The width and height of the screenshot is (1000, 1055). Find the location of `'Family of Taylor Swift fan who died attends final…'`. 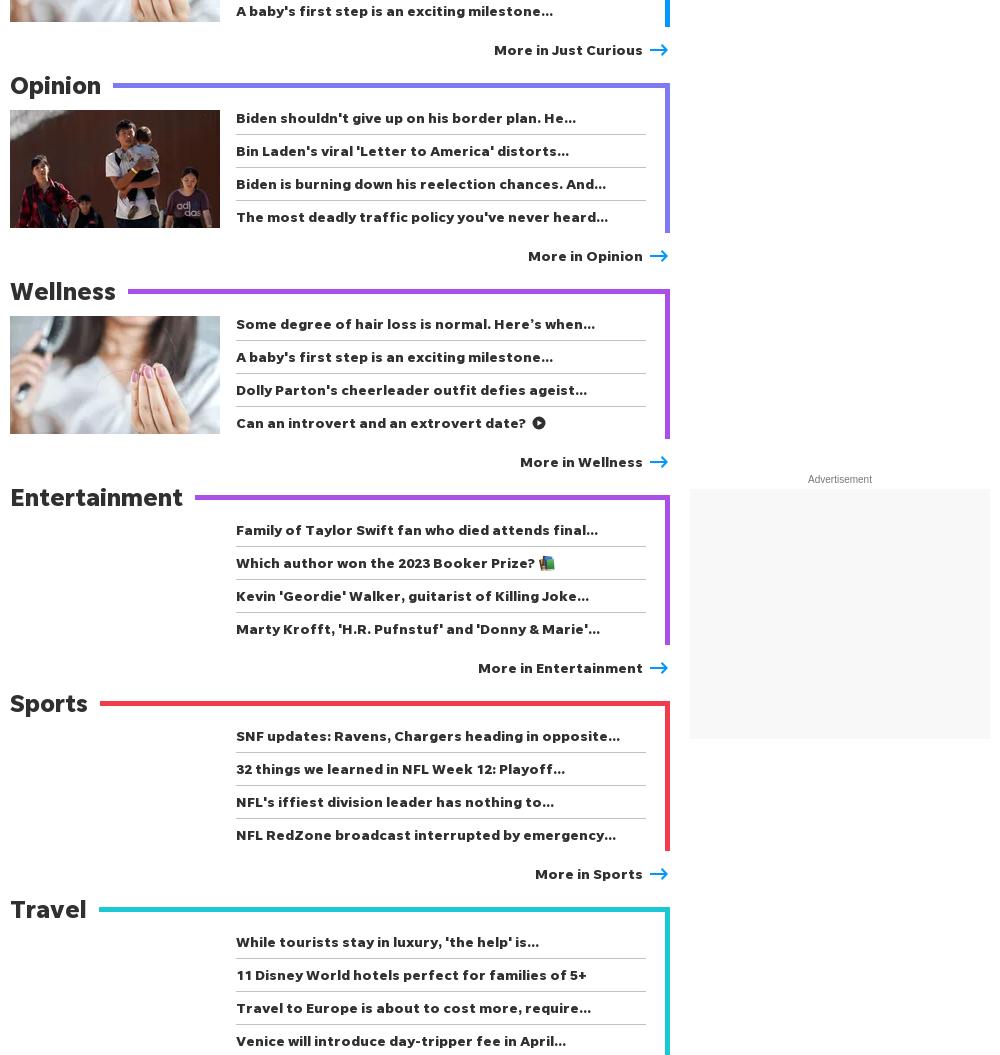

'Family of Taylor Swift fan who died attends final…' is located at coordinates (417, 528).